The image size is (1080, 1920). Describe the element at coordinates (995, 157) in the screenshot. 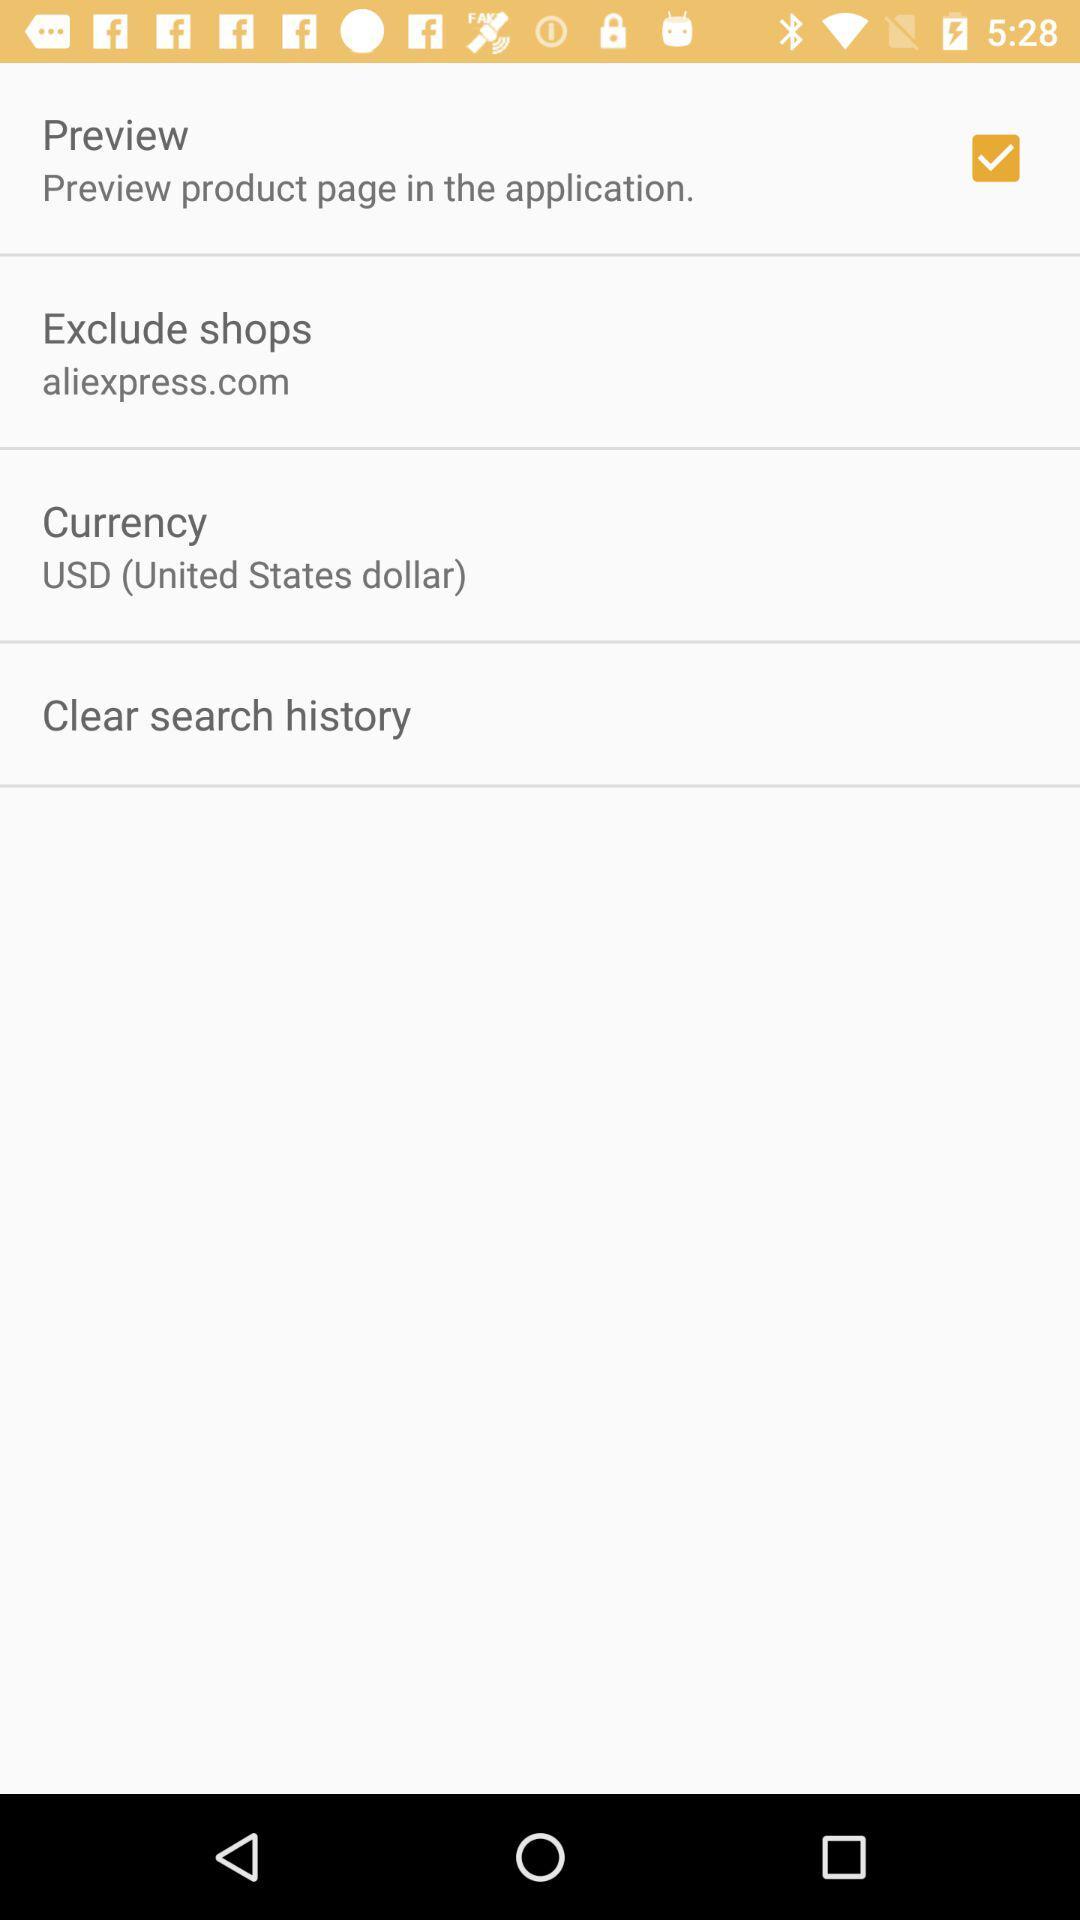

I see `the icon to the right of preview product page` at that location.